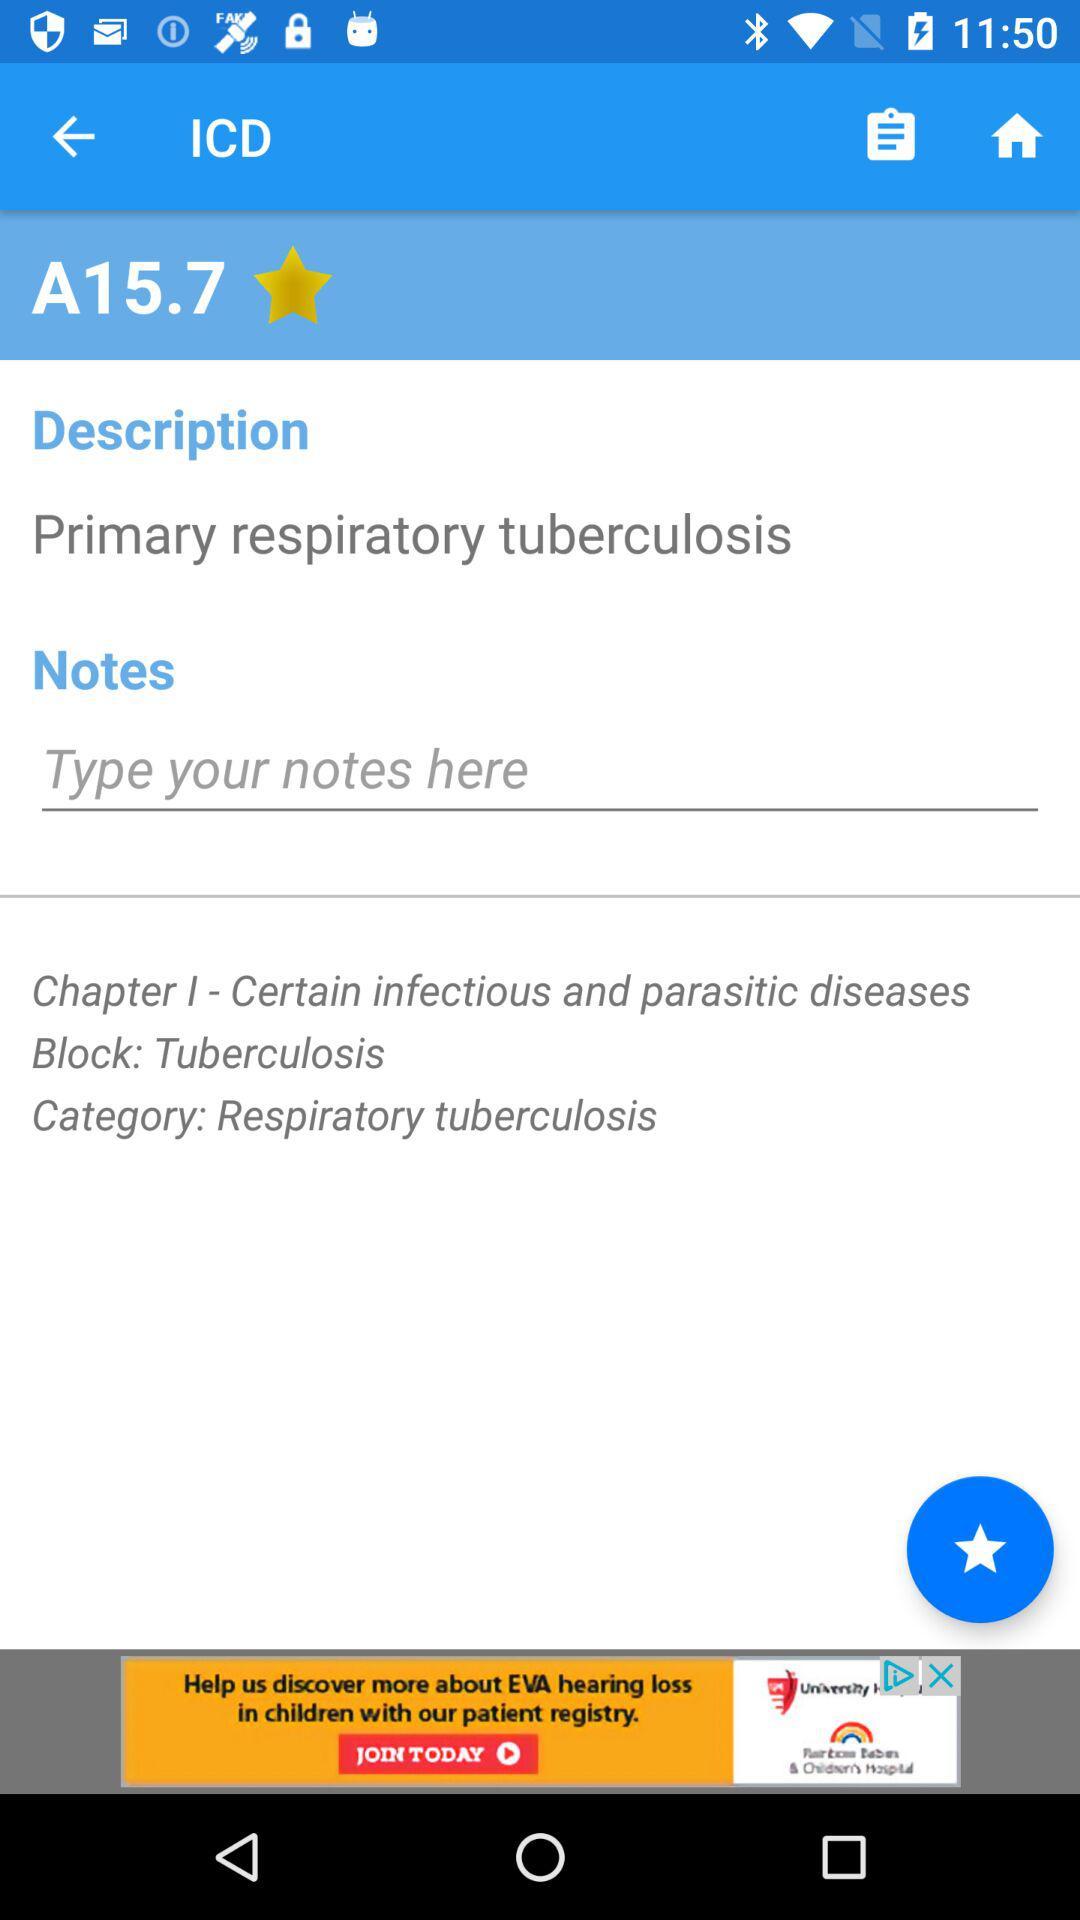 The height and width of the screenshot is (1920, 1080). I want to click on the star icon, so click(979, 1548).